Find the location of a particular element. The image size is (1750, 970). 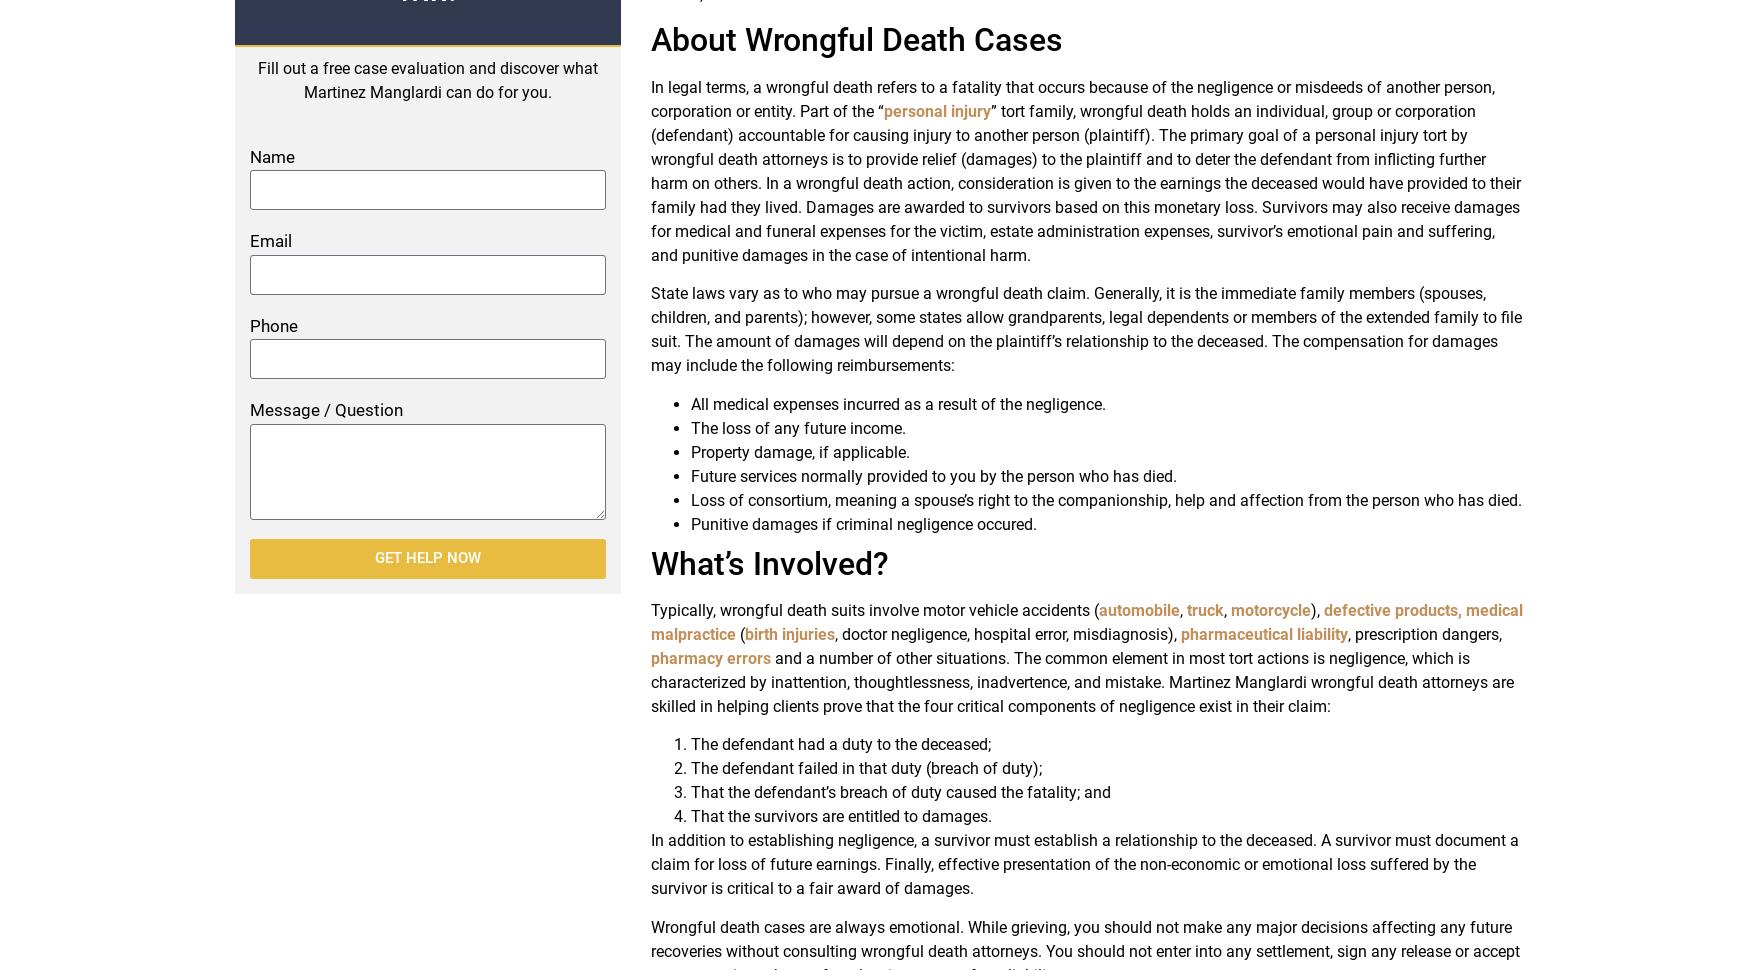

'About Wrongful Death Cases' is located at coordinates (855, 39).